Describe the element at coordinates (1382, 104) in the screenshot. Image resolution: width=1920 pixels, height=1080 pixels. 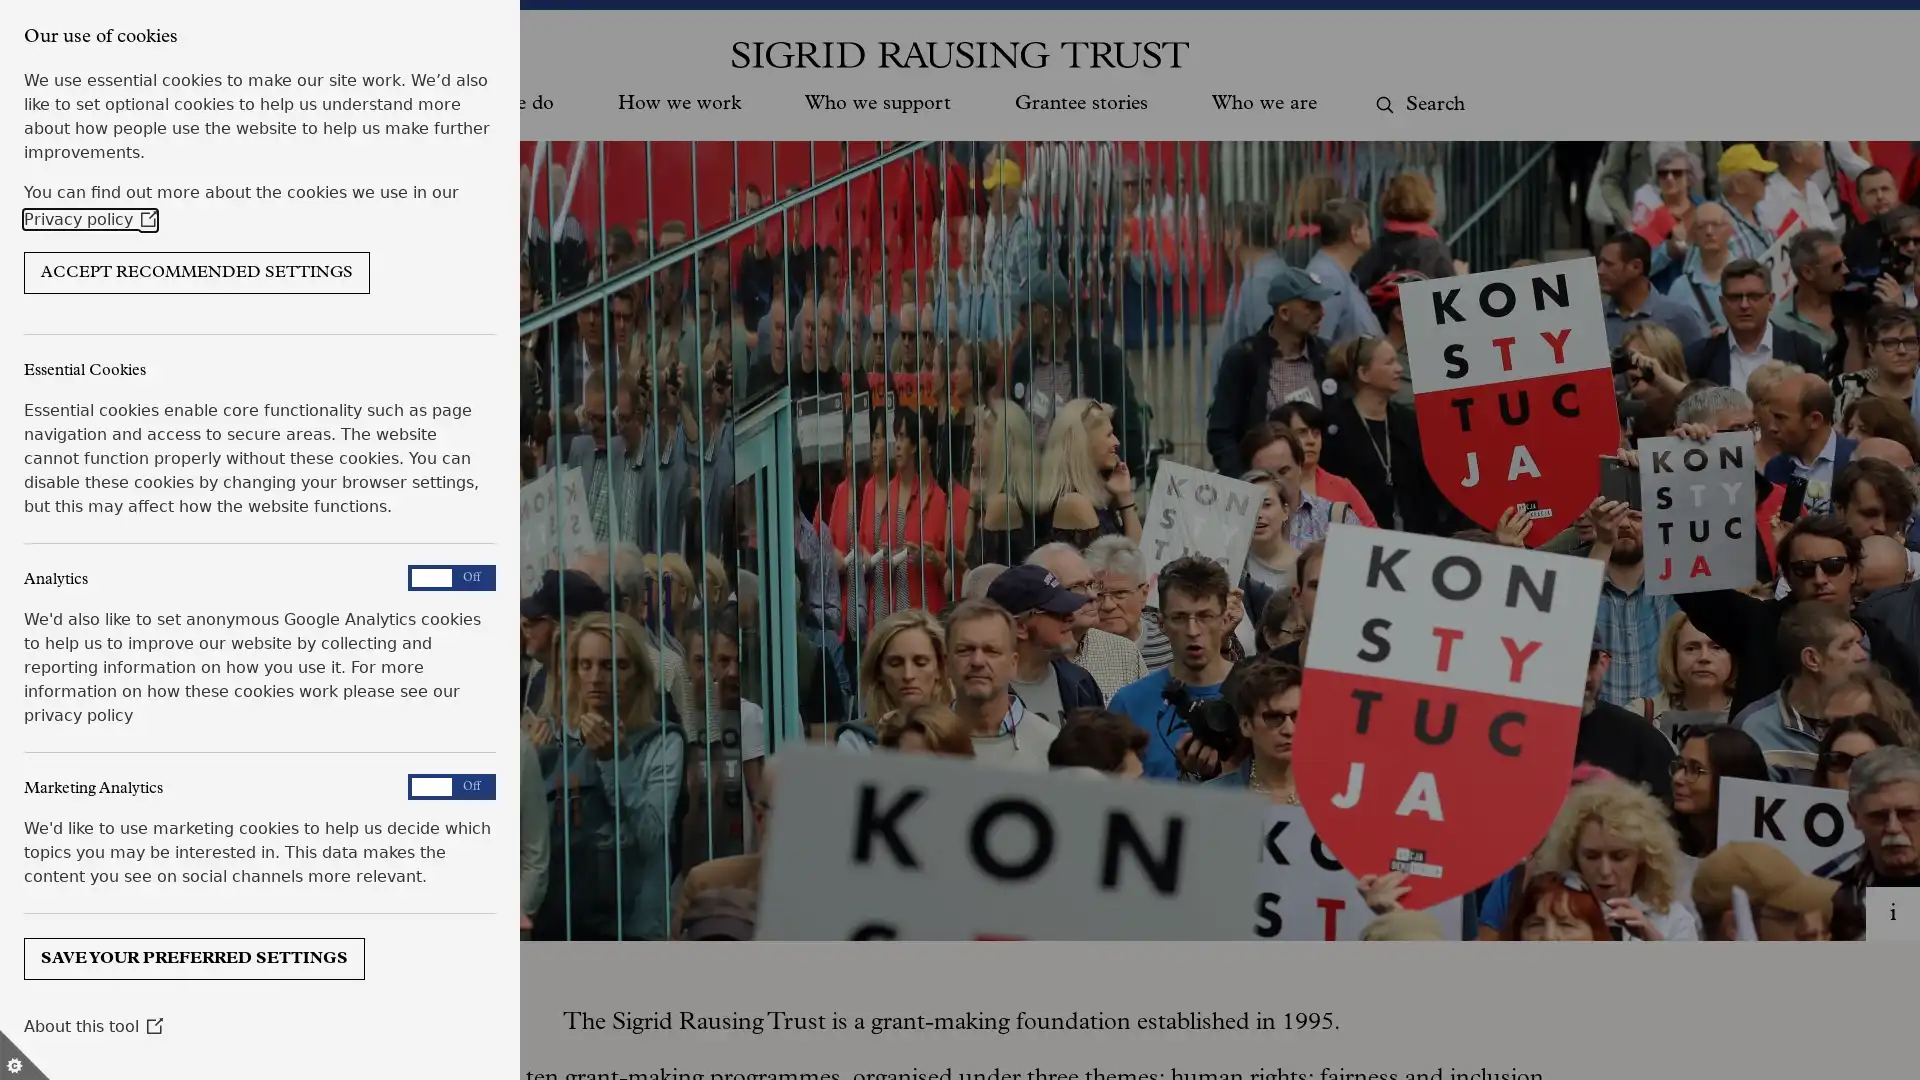
I see `Search submit` at that location.